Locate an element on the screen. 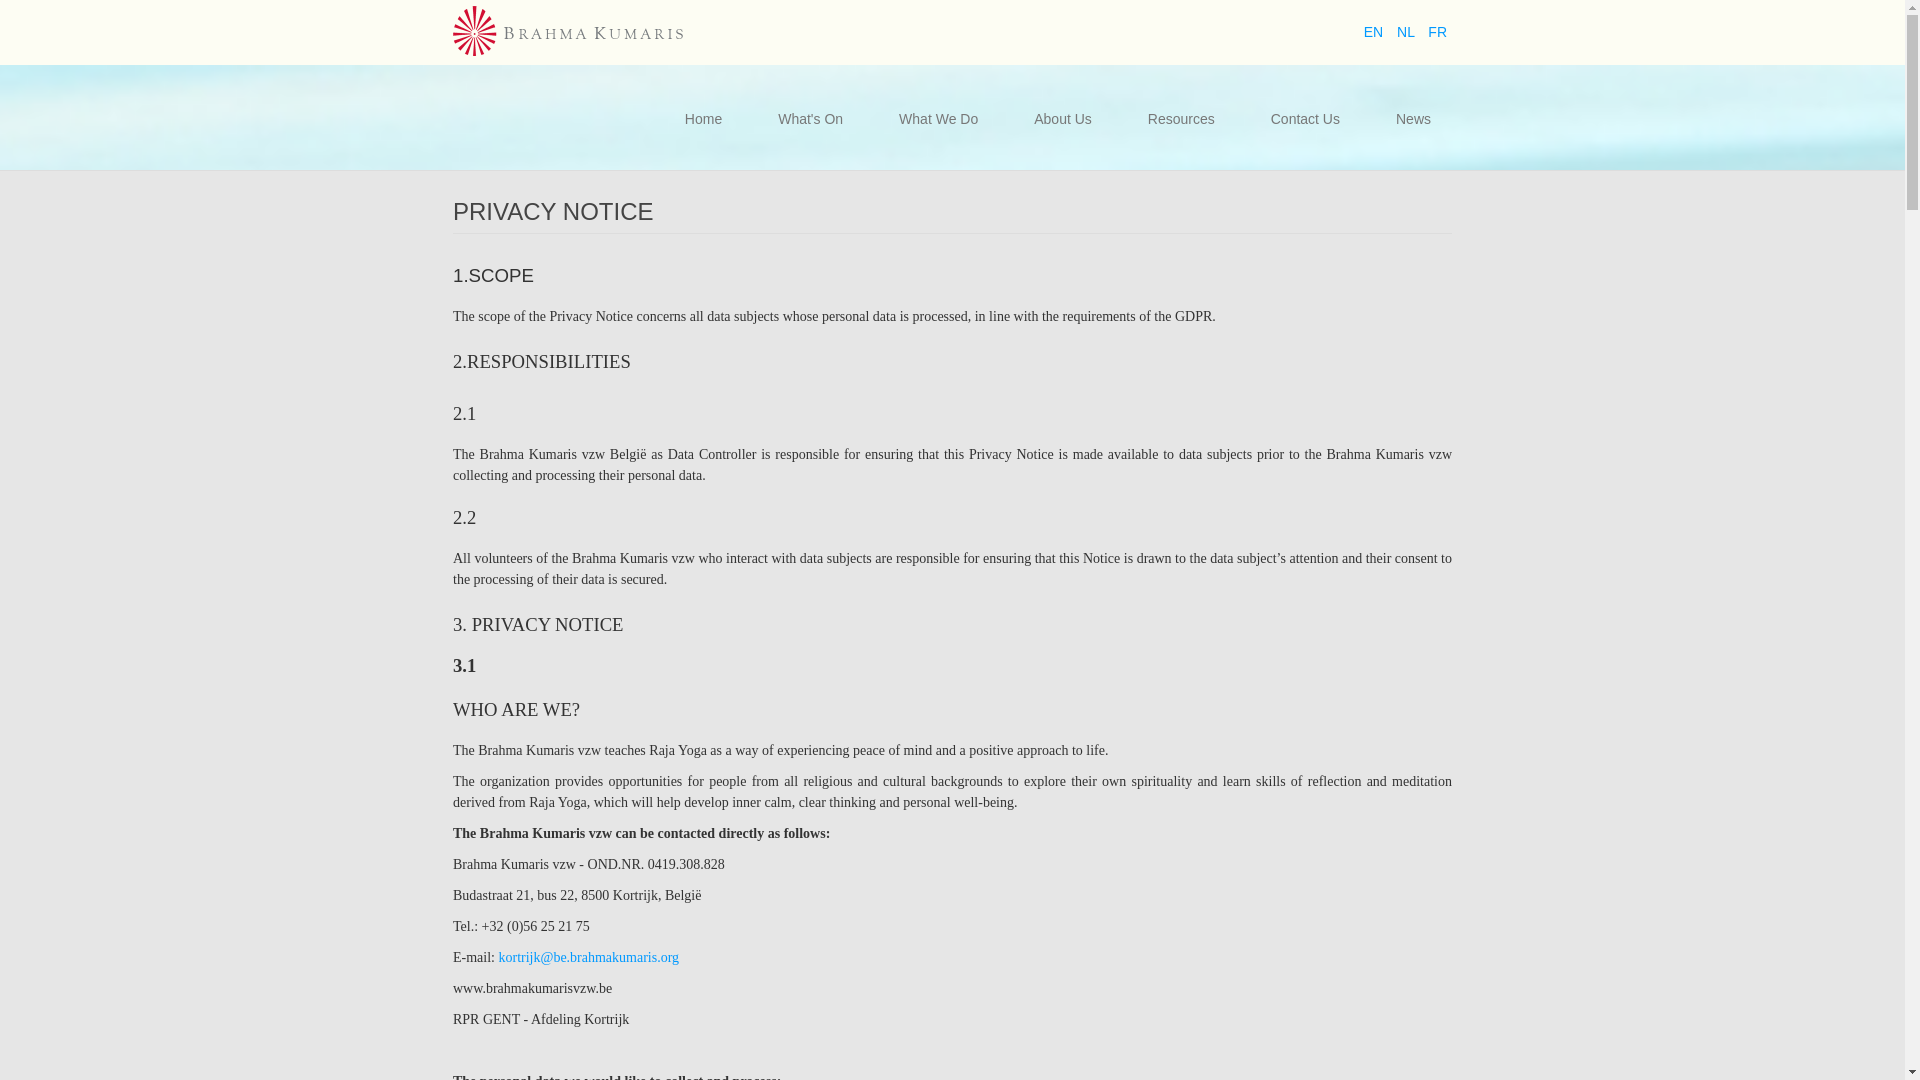  'FR' is located at coordinates (1436, 31).